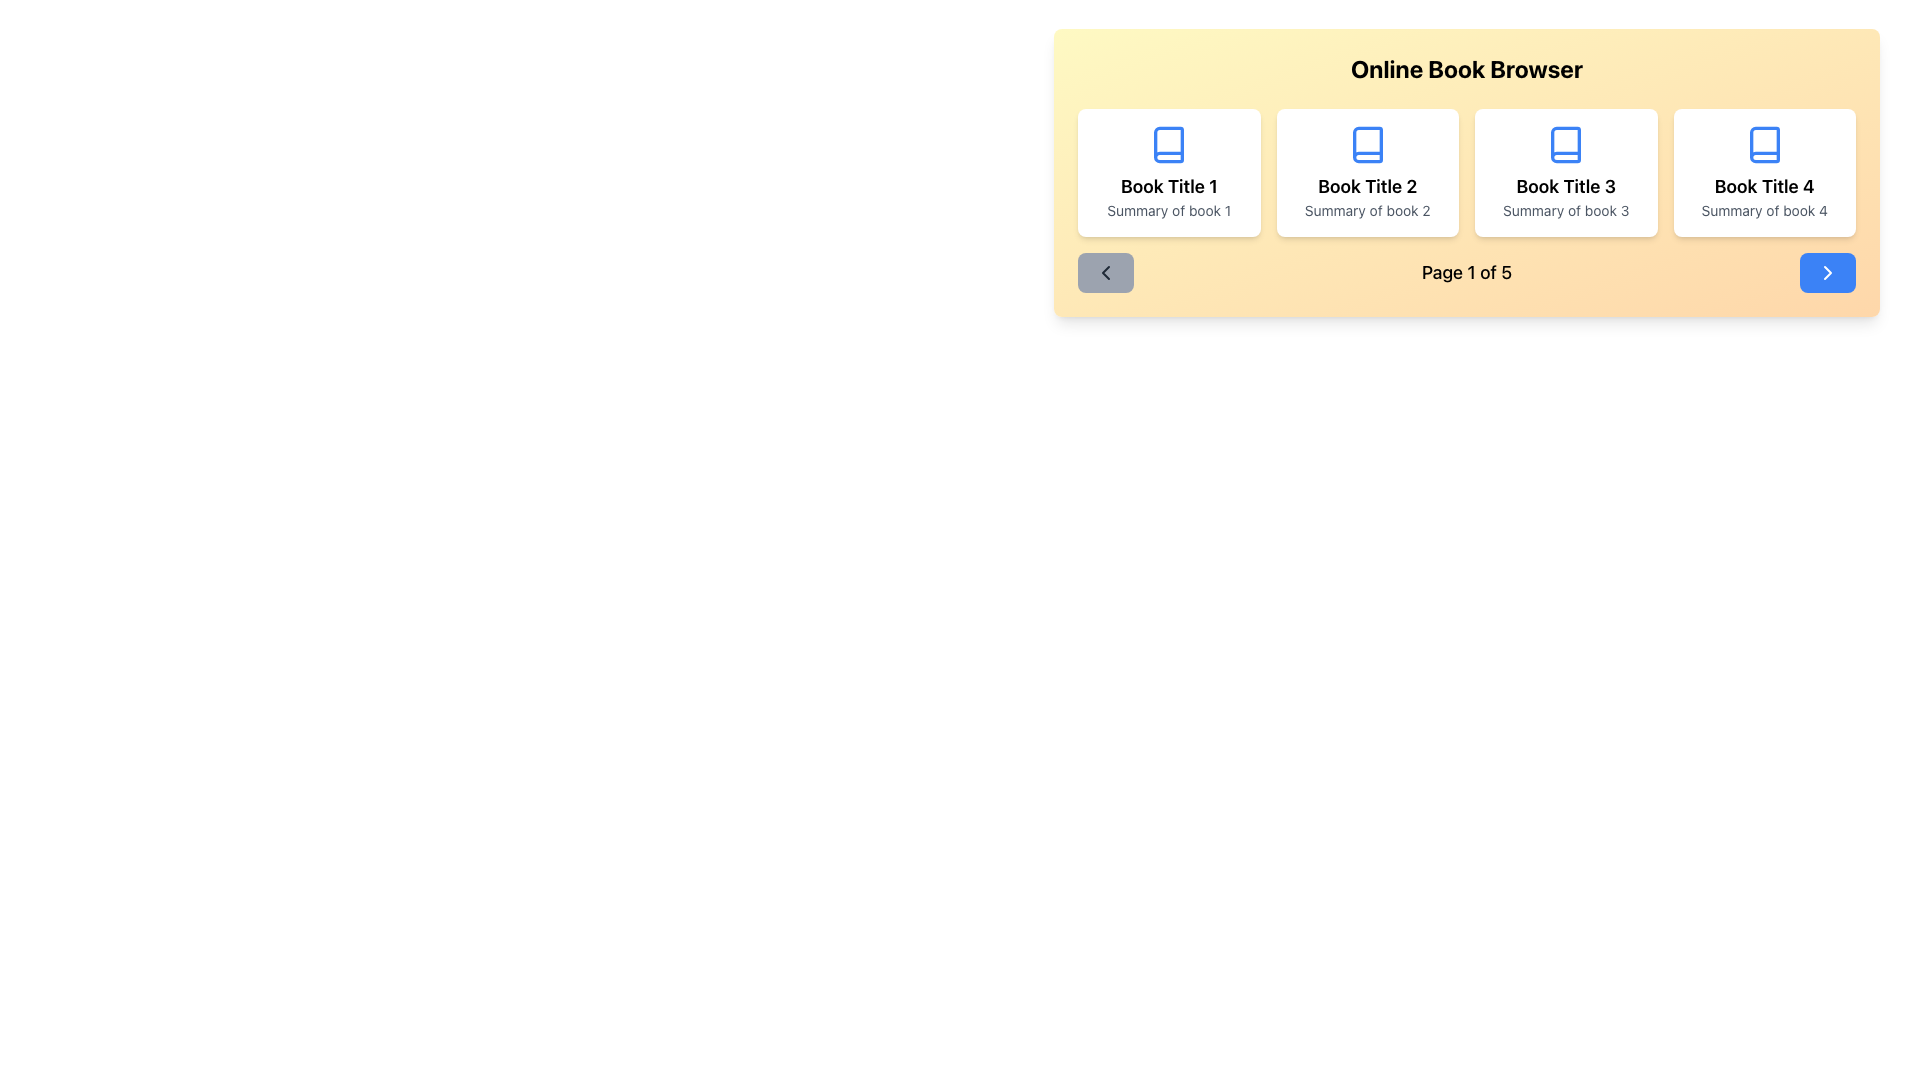  What do you see at coordinates (1169, 144) in the screenshot?
I see `the blue book icon located in the first card of the horizontally scrollable list, which is the second card from the left` at bounding box center [1169, 144].